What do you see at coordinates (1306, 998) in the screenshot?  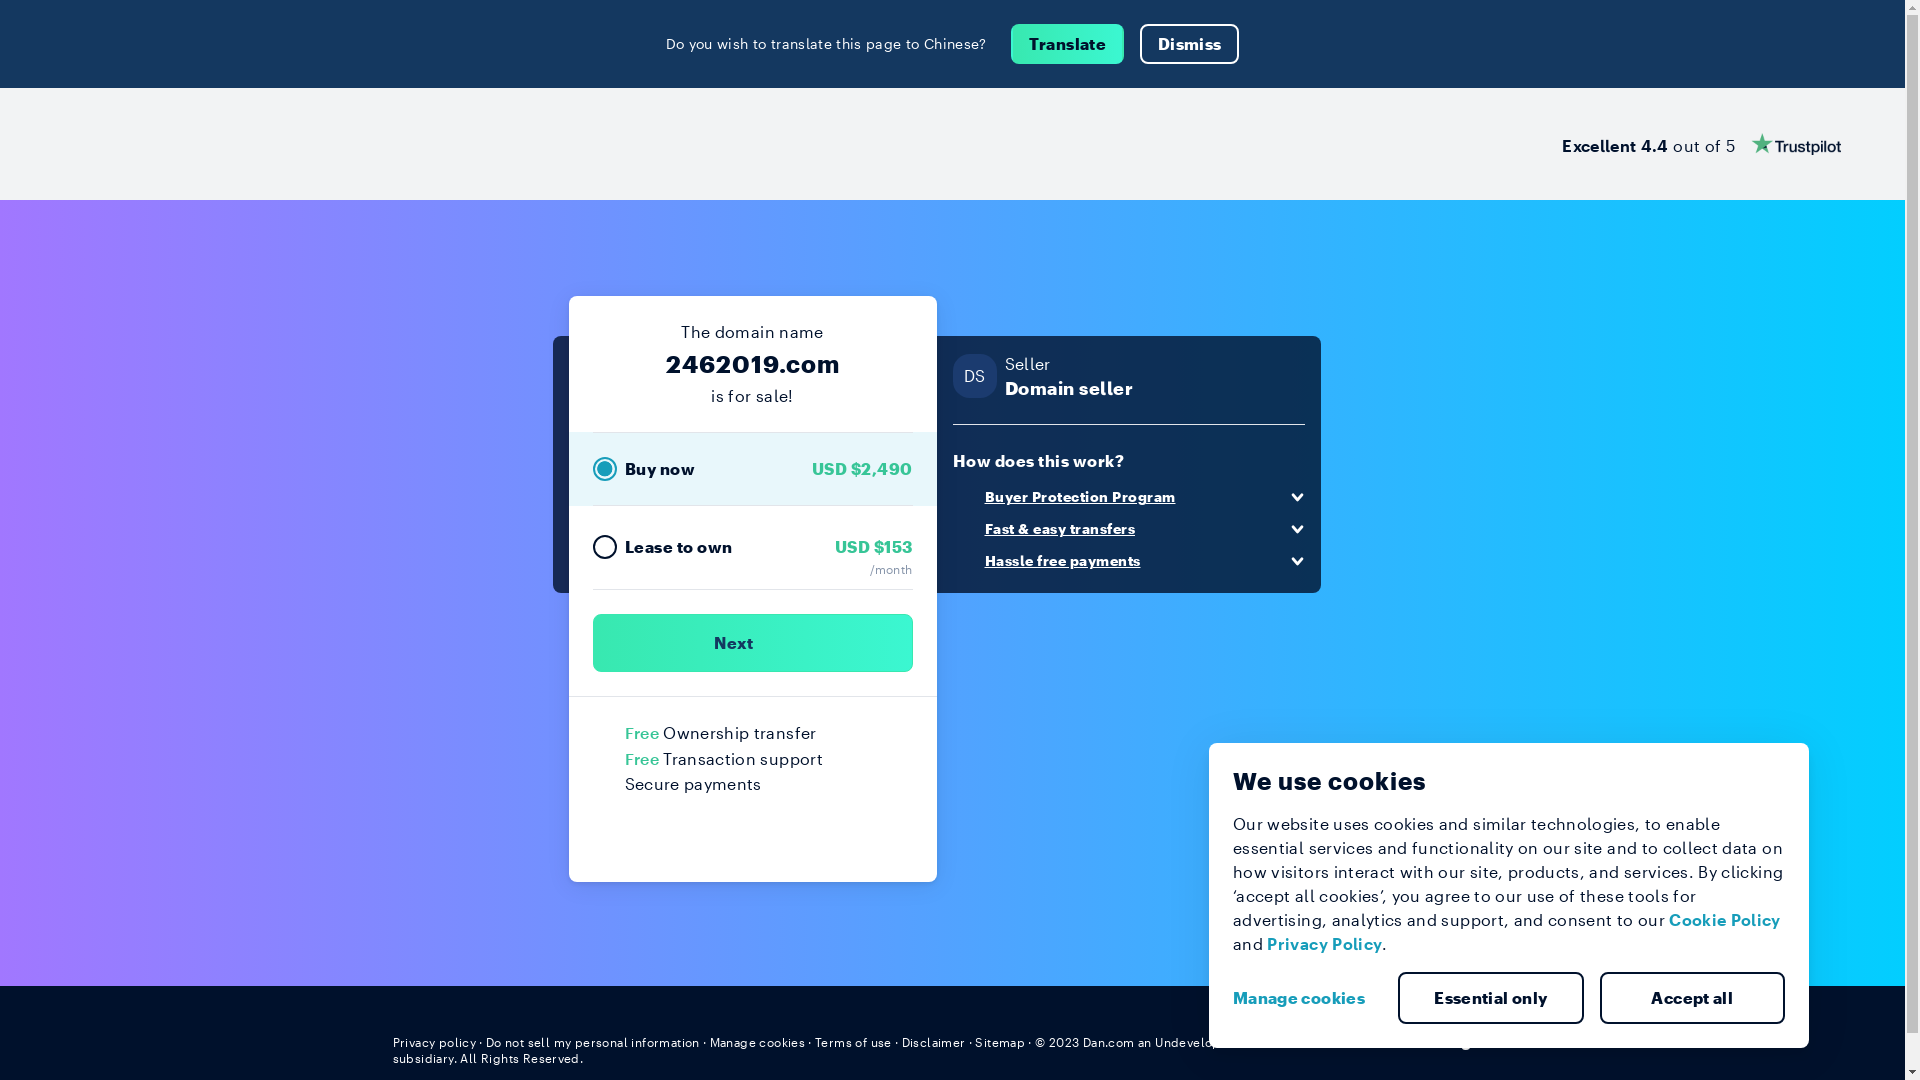 I see `'Manage cookies'` at bounding box center [1306, 998].